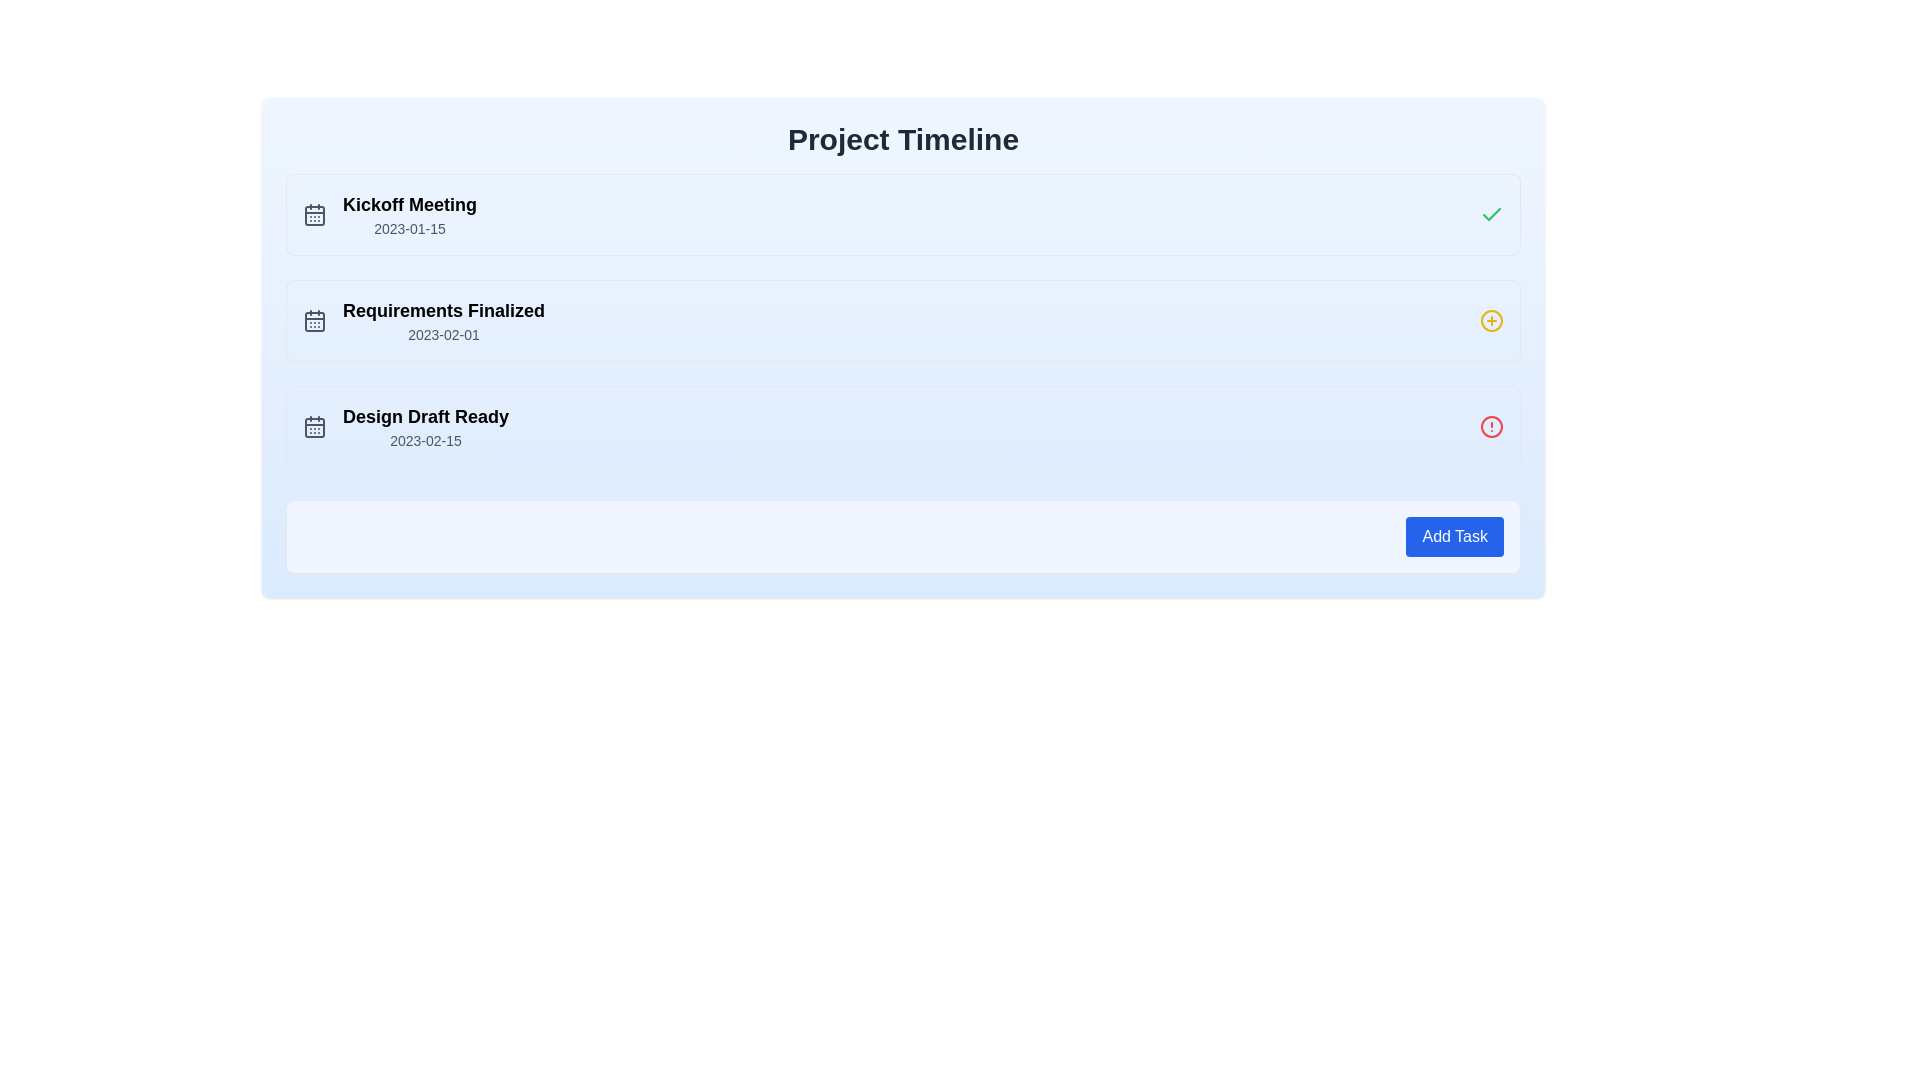 Image resolution: width=1920 pixels, height=1080 pixels. Describe the element at coordinates (389, 215) in the screenshot. I see `the List item representing the 'Kickoff Meeting' scheduled for '2023-01-15' in the vertical timeline under 'Project Timeline'` at that location.